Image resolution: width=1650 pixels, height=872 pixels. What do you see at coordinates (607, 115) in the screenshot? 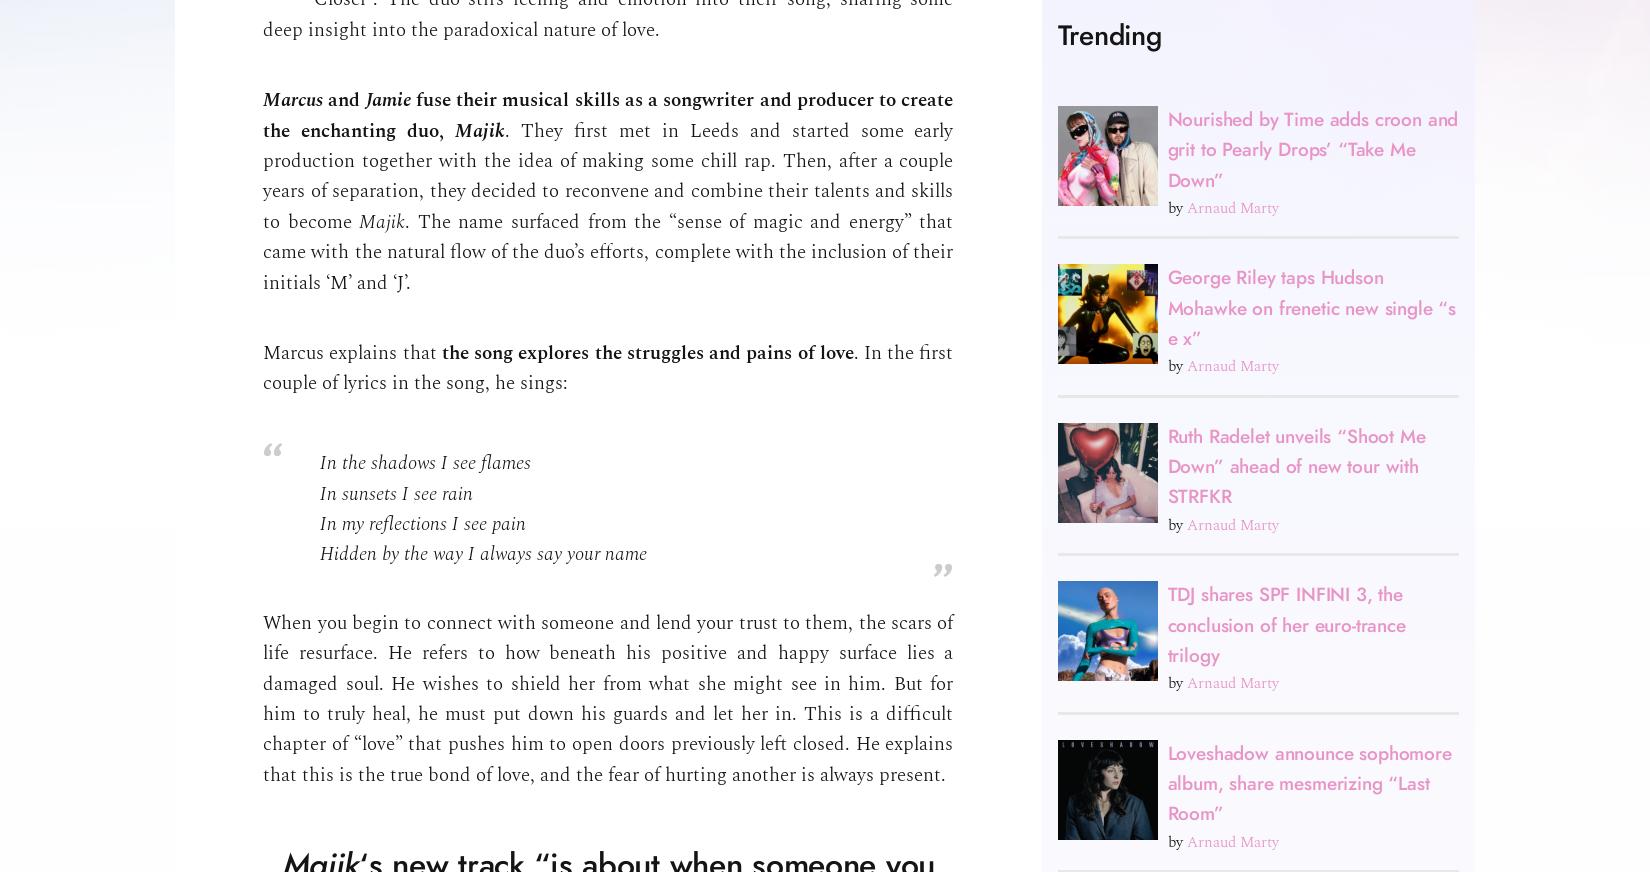
I see `'fuse their musical skills as a songwriter and producer to create the enchanting duo,'` at bounding box center [607, 115].